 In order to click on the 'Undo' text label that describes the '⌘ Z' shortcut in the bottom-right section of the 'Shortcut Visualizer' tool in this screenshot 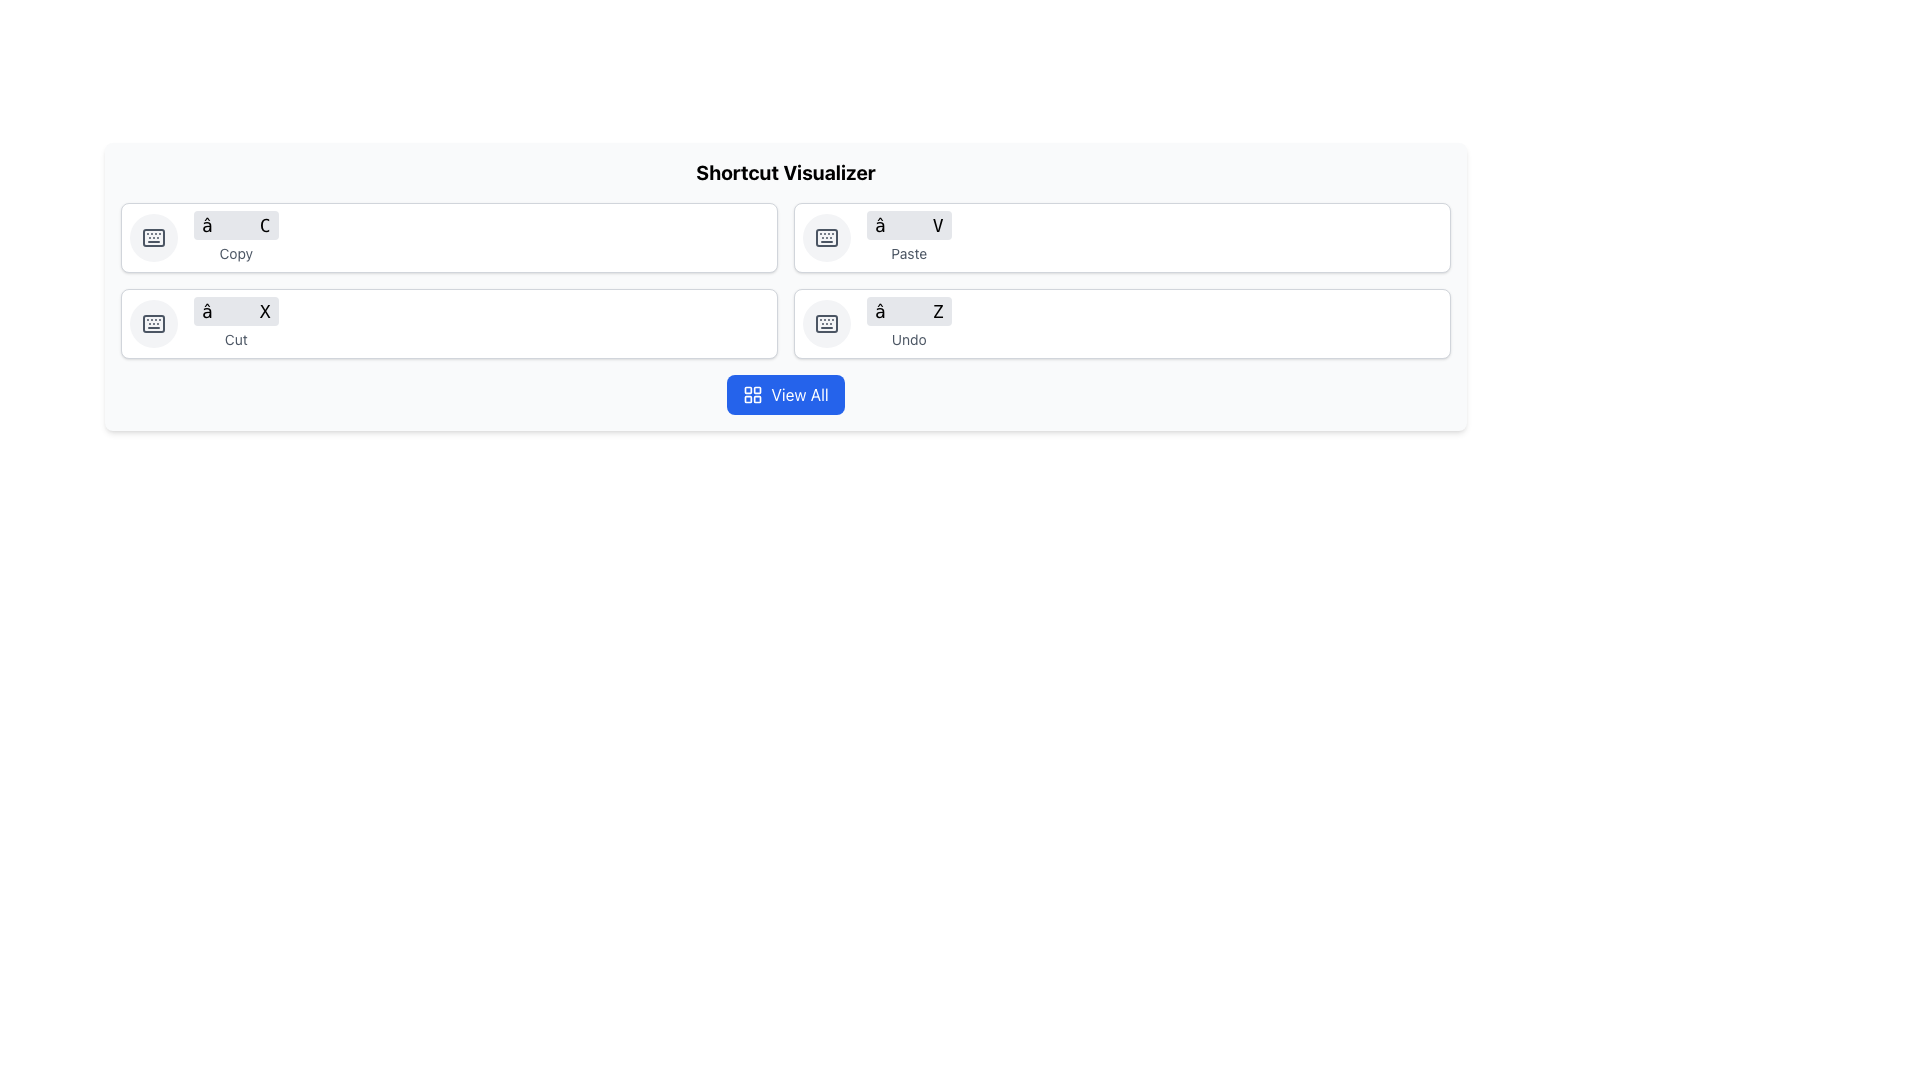, I will do `click(908, 338)`.